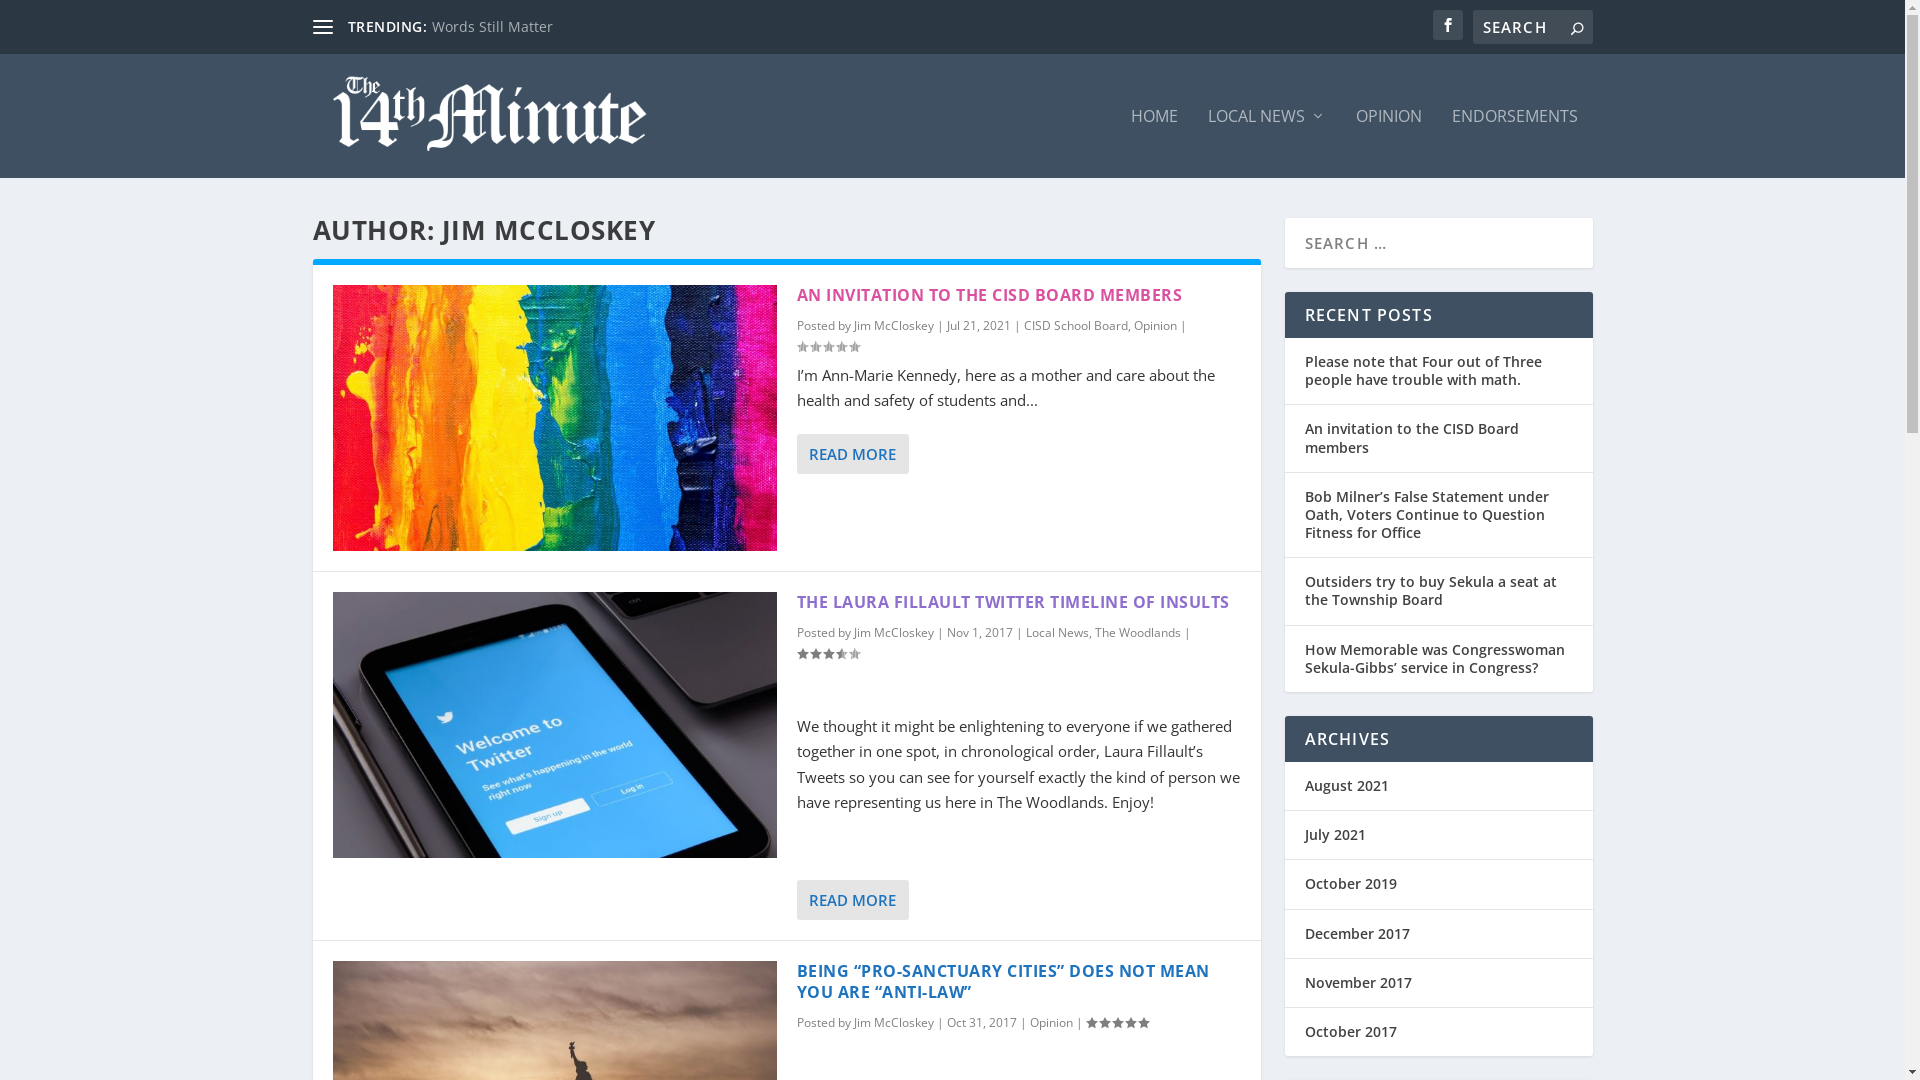 This screenshot has width=1920, height=1080. What do you see at coordinates (553, 725) in the screenshot?
I see `'The Laura Fillault Twitter Timeline of Insults'` at bounding box center [553, 725].